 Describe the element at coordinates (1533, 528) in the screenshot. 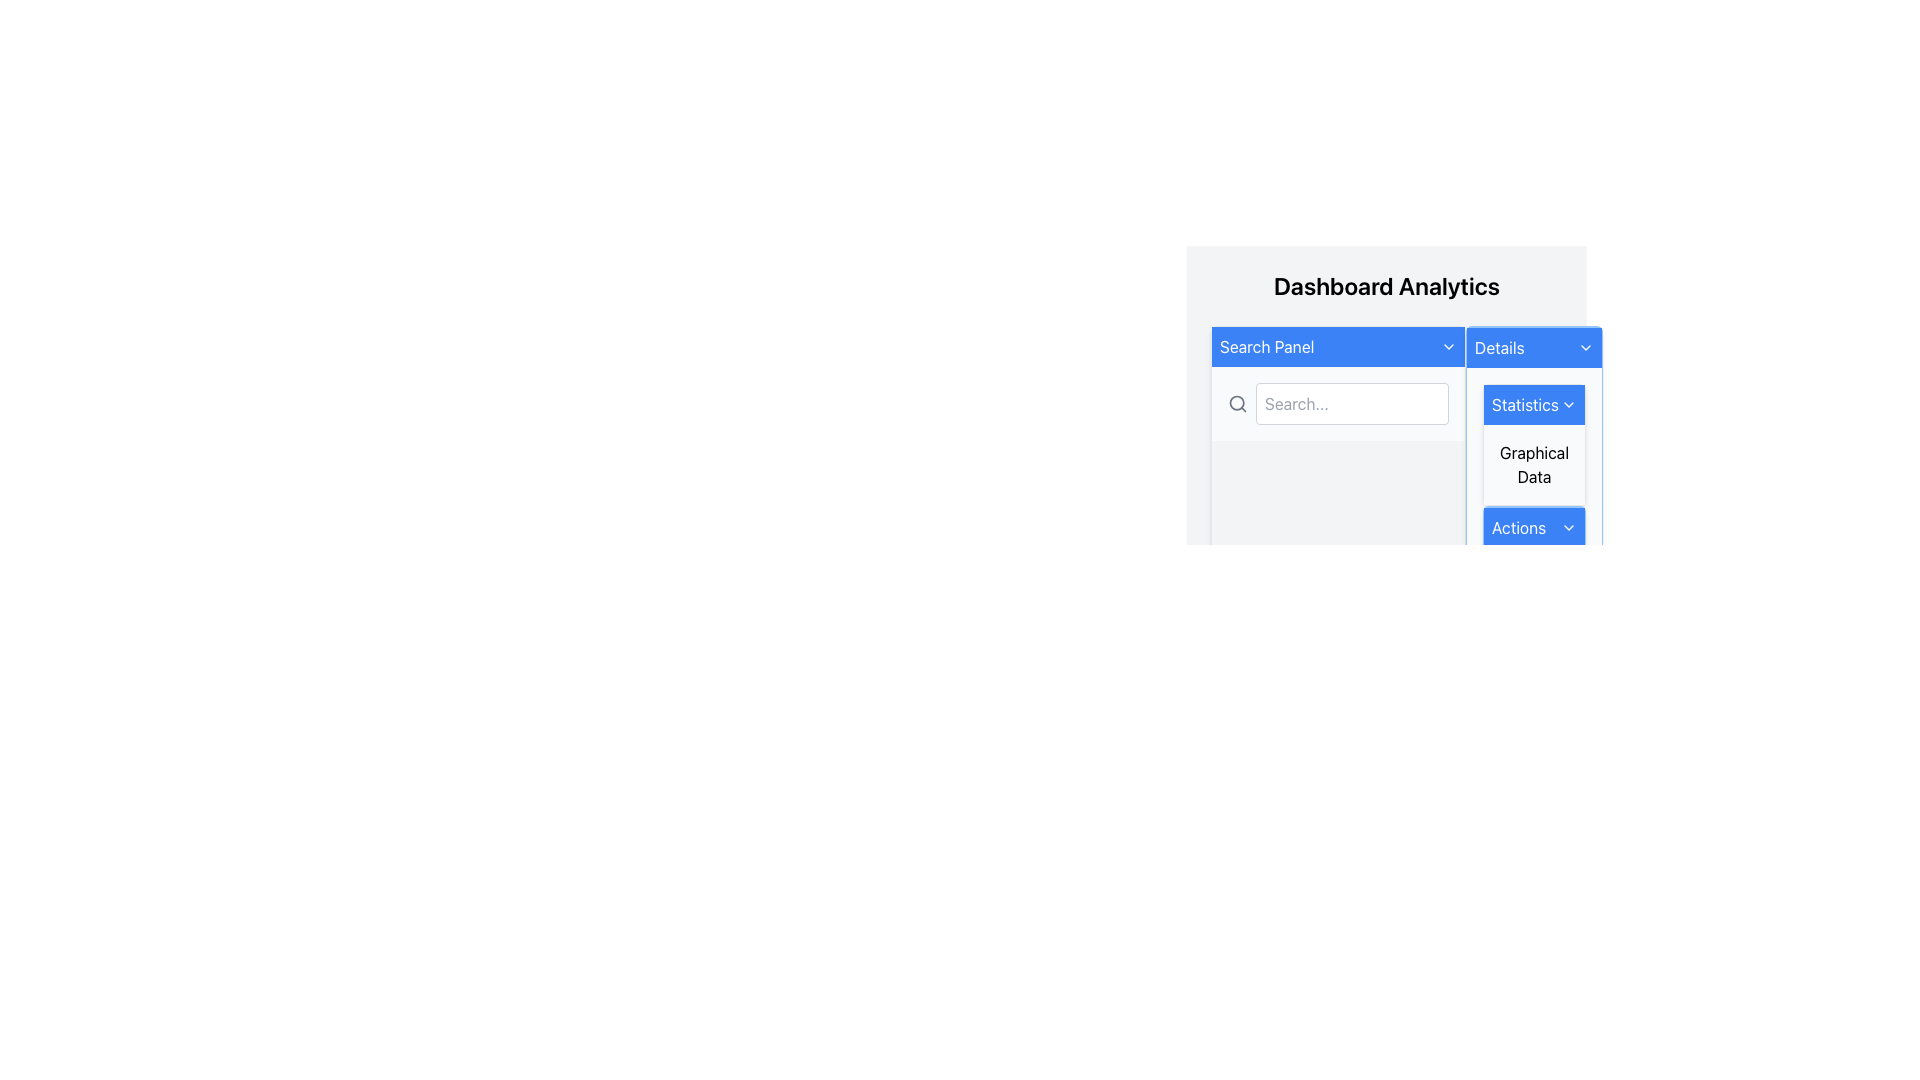

I see `the 'Actions' option in the Menu Section located in the right panel labeled 'Details'` at that location.